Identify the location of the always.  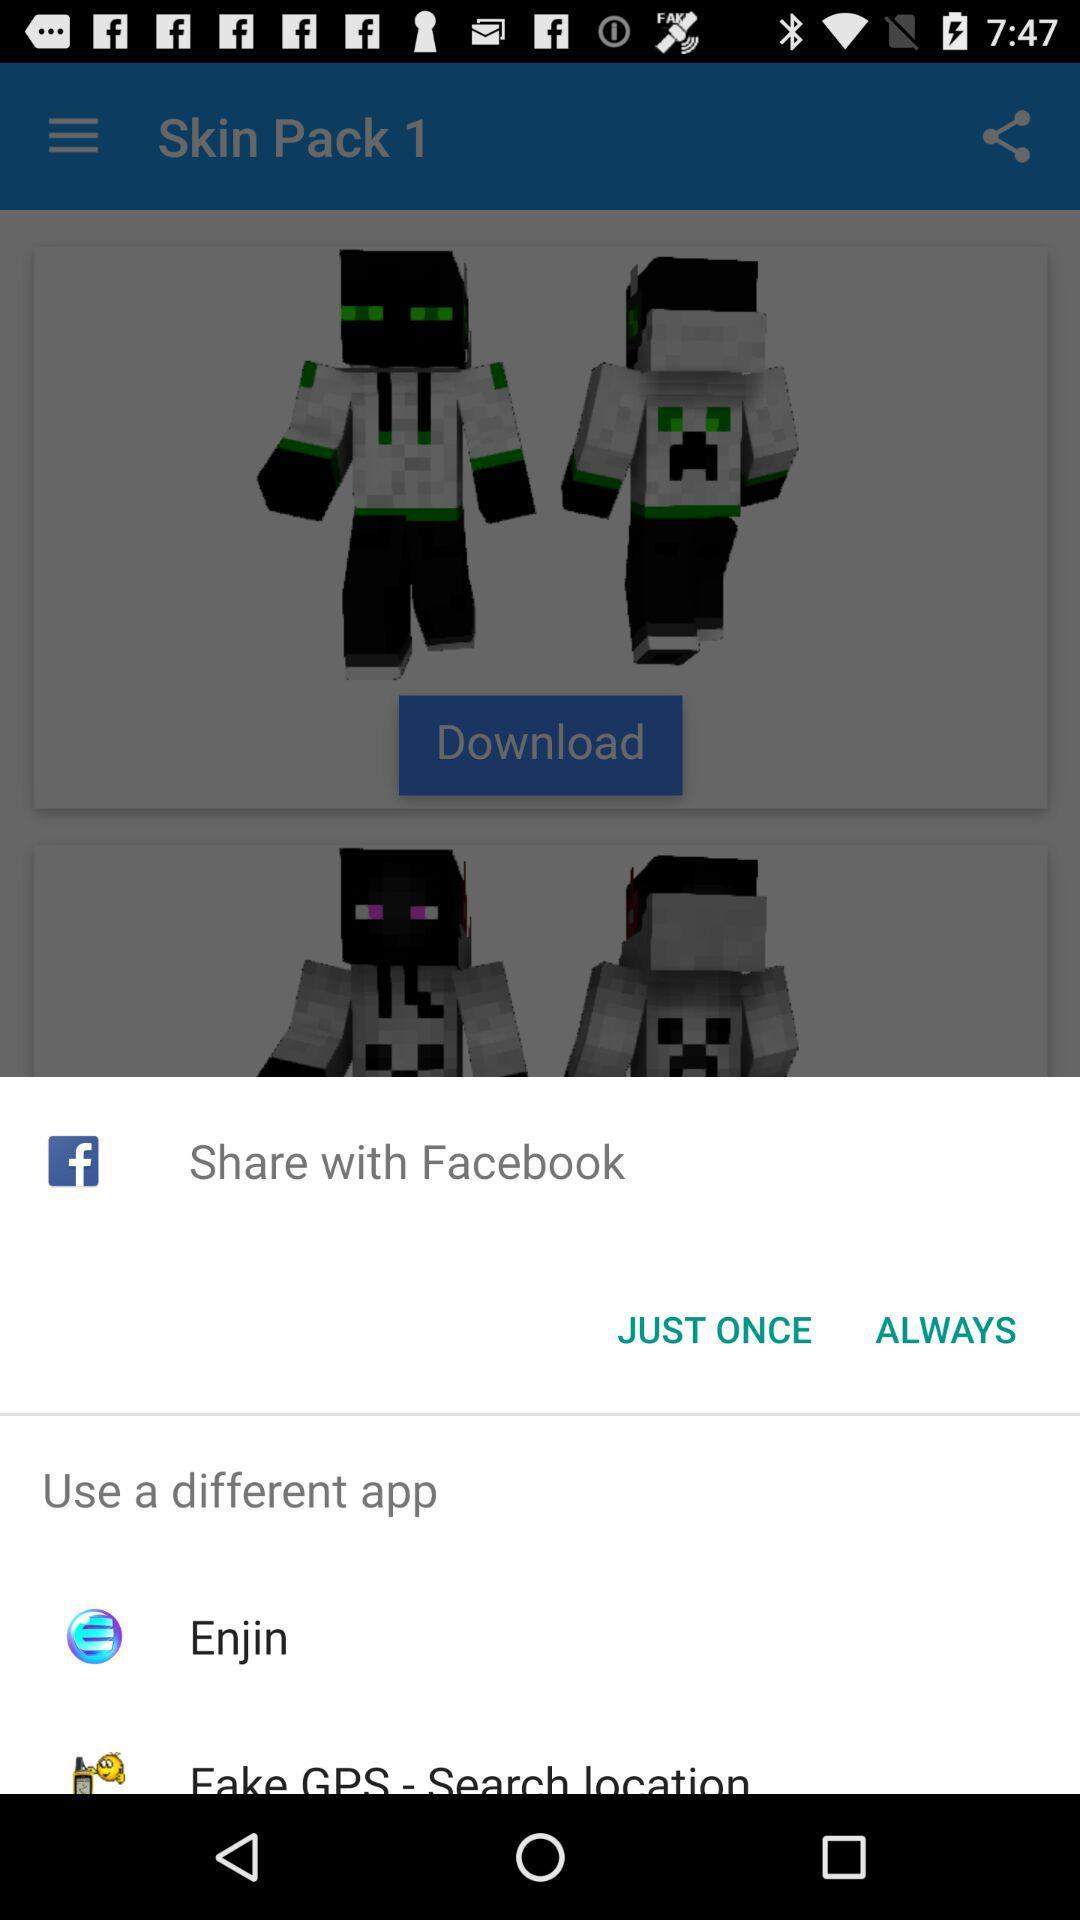
(945, 1329).